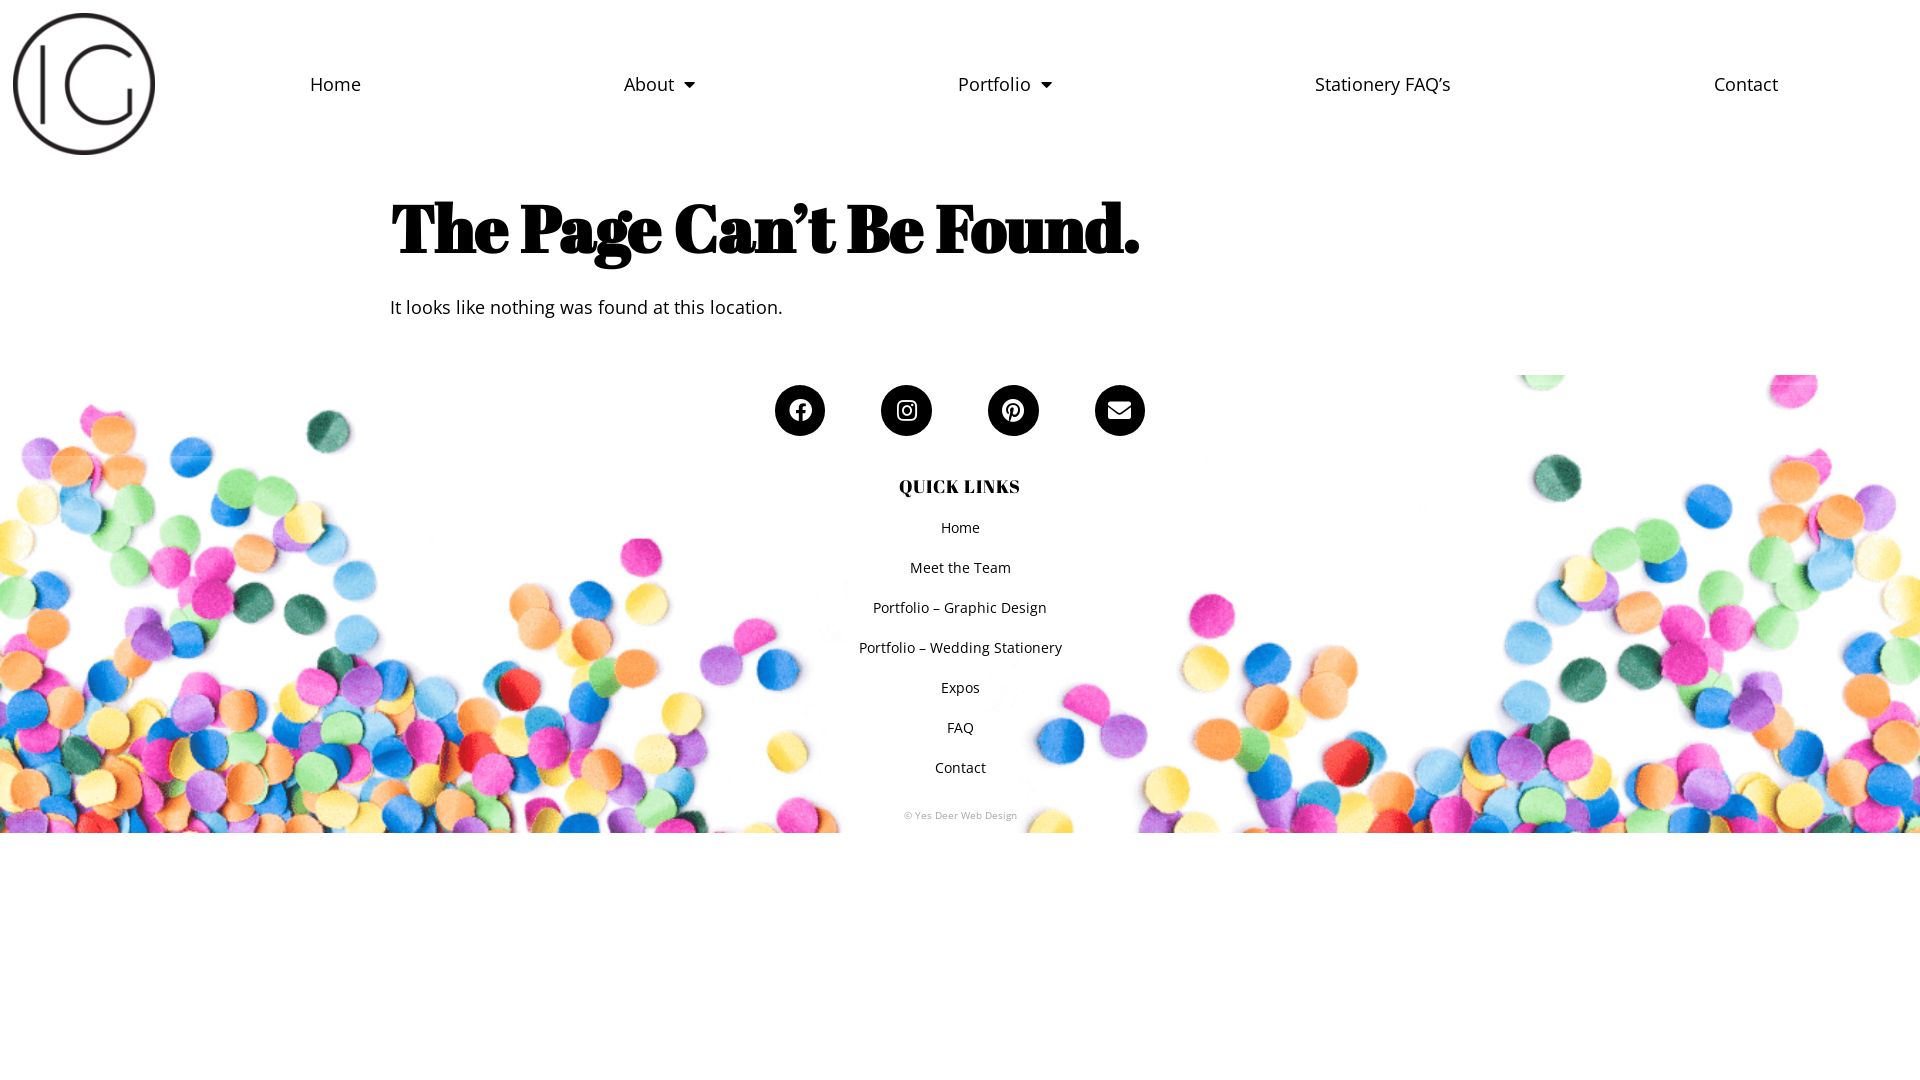 This screenshot has width=1920, height=1080. Describe the element at coordinates (960, 766) in the screenshot. I see `'Contact'` at that location.